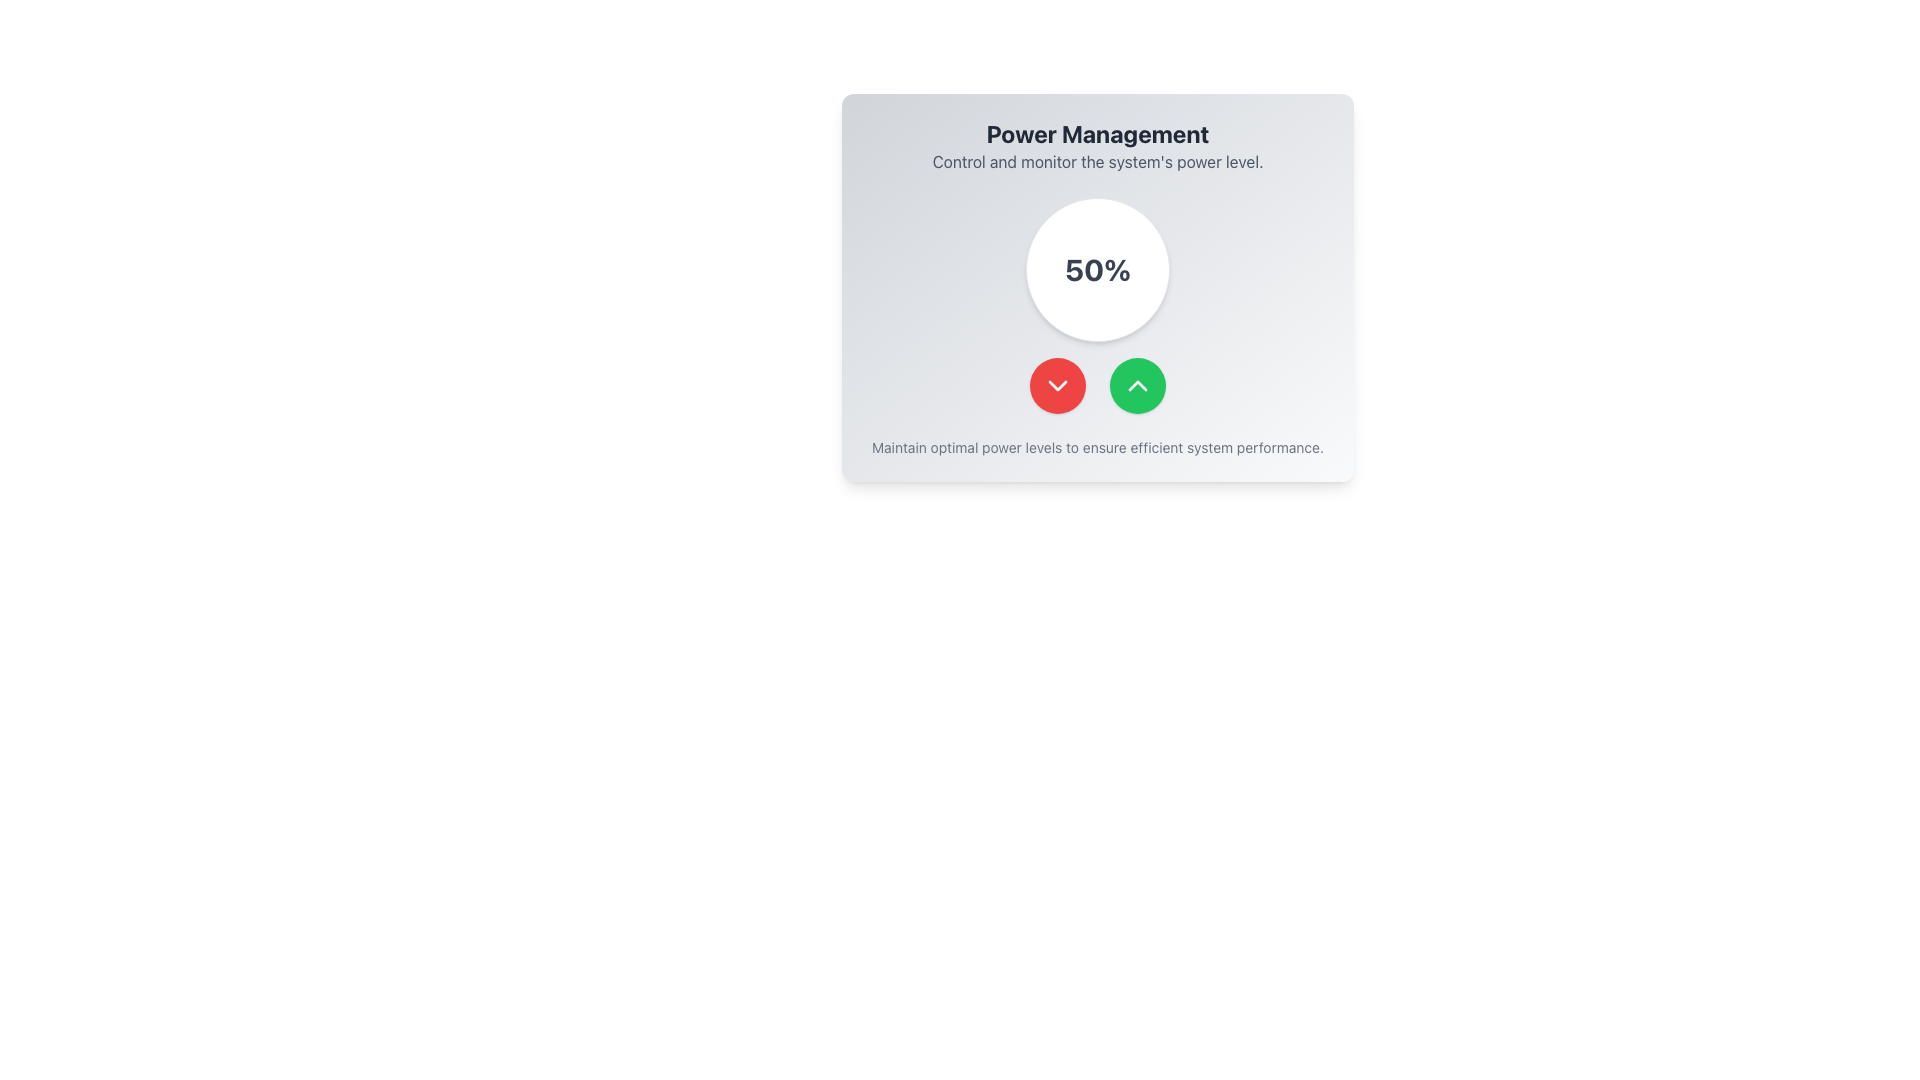 This screenshot has width=1920, height=1080. What do you see at coordinates (1056, 385) in the screenshot?
I see `the decrement button for adjusting the power level, located at the bottom section of the power control card interface` at bounding box center [1056, 385].